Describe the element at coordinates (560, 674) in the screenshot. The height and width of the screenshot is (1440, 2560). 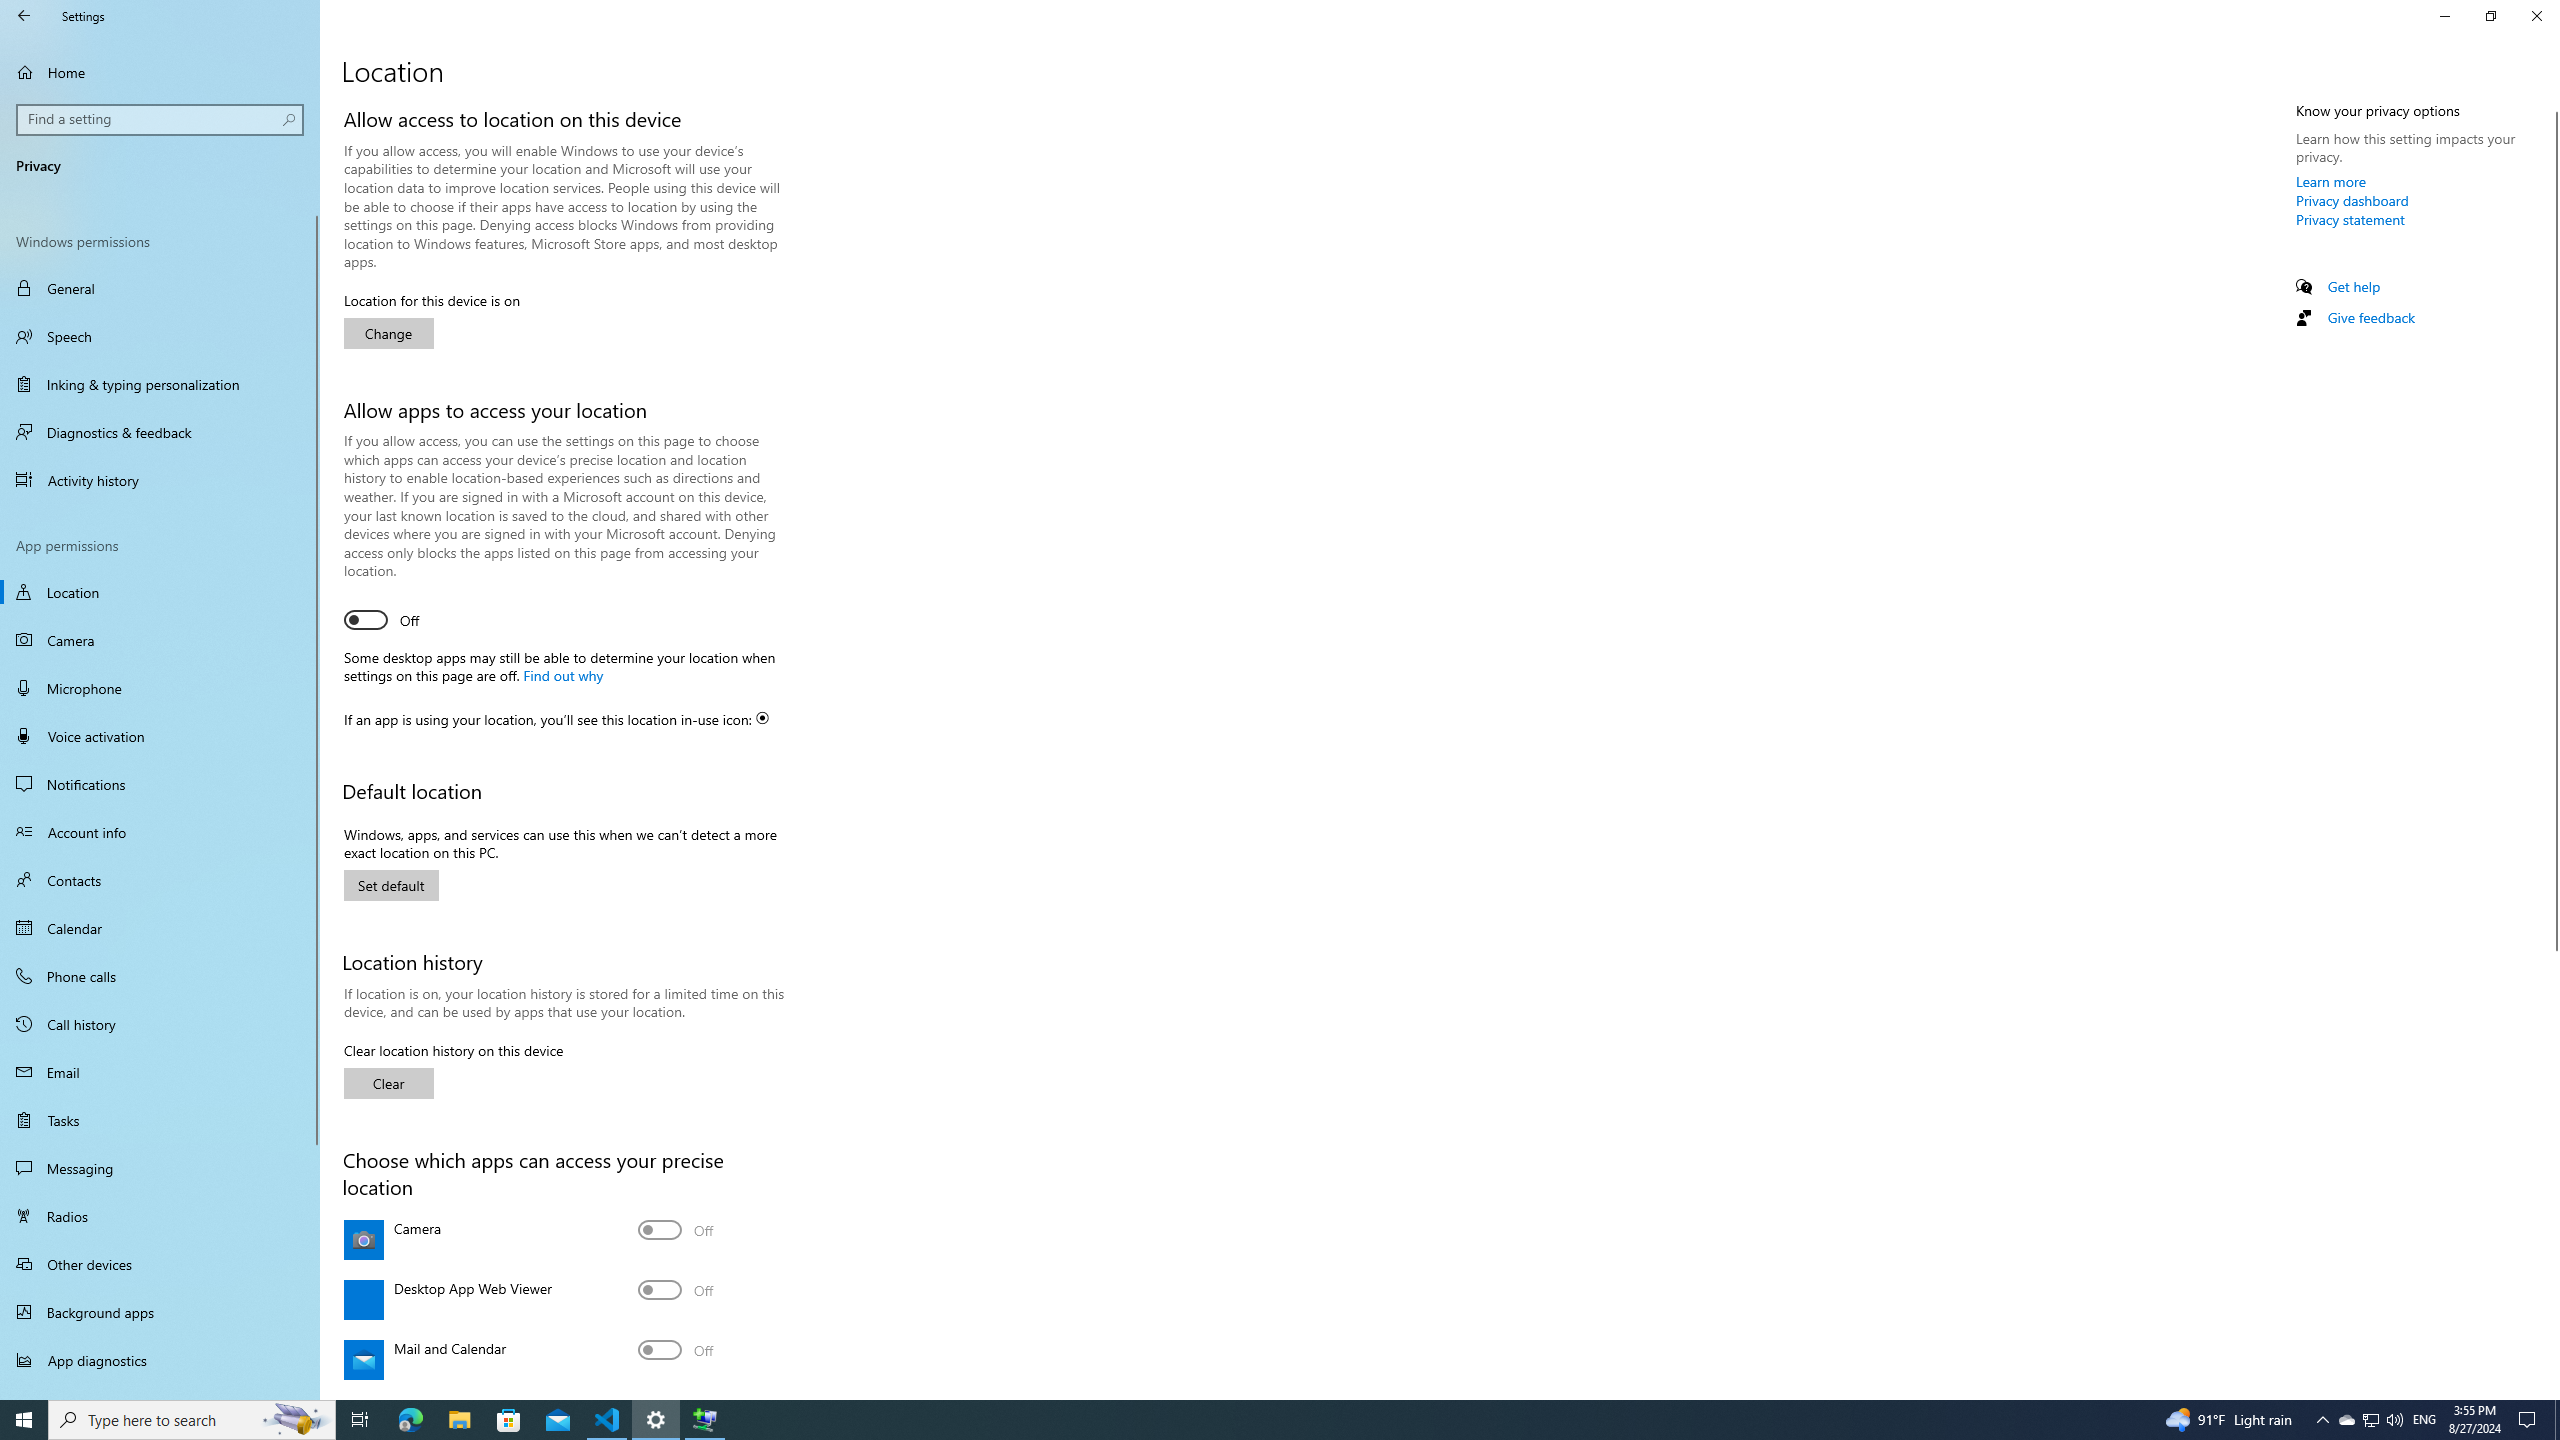
I see `'Find out why'` at that location.